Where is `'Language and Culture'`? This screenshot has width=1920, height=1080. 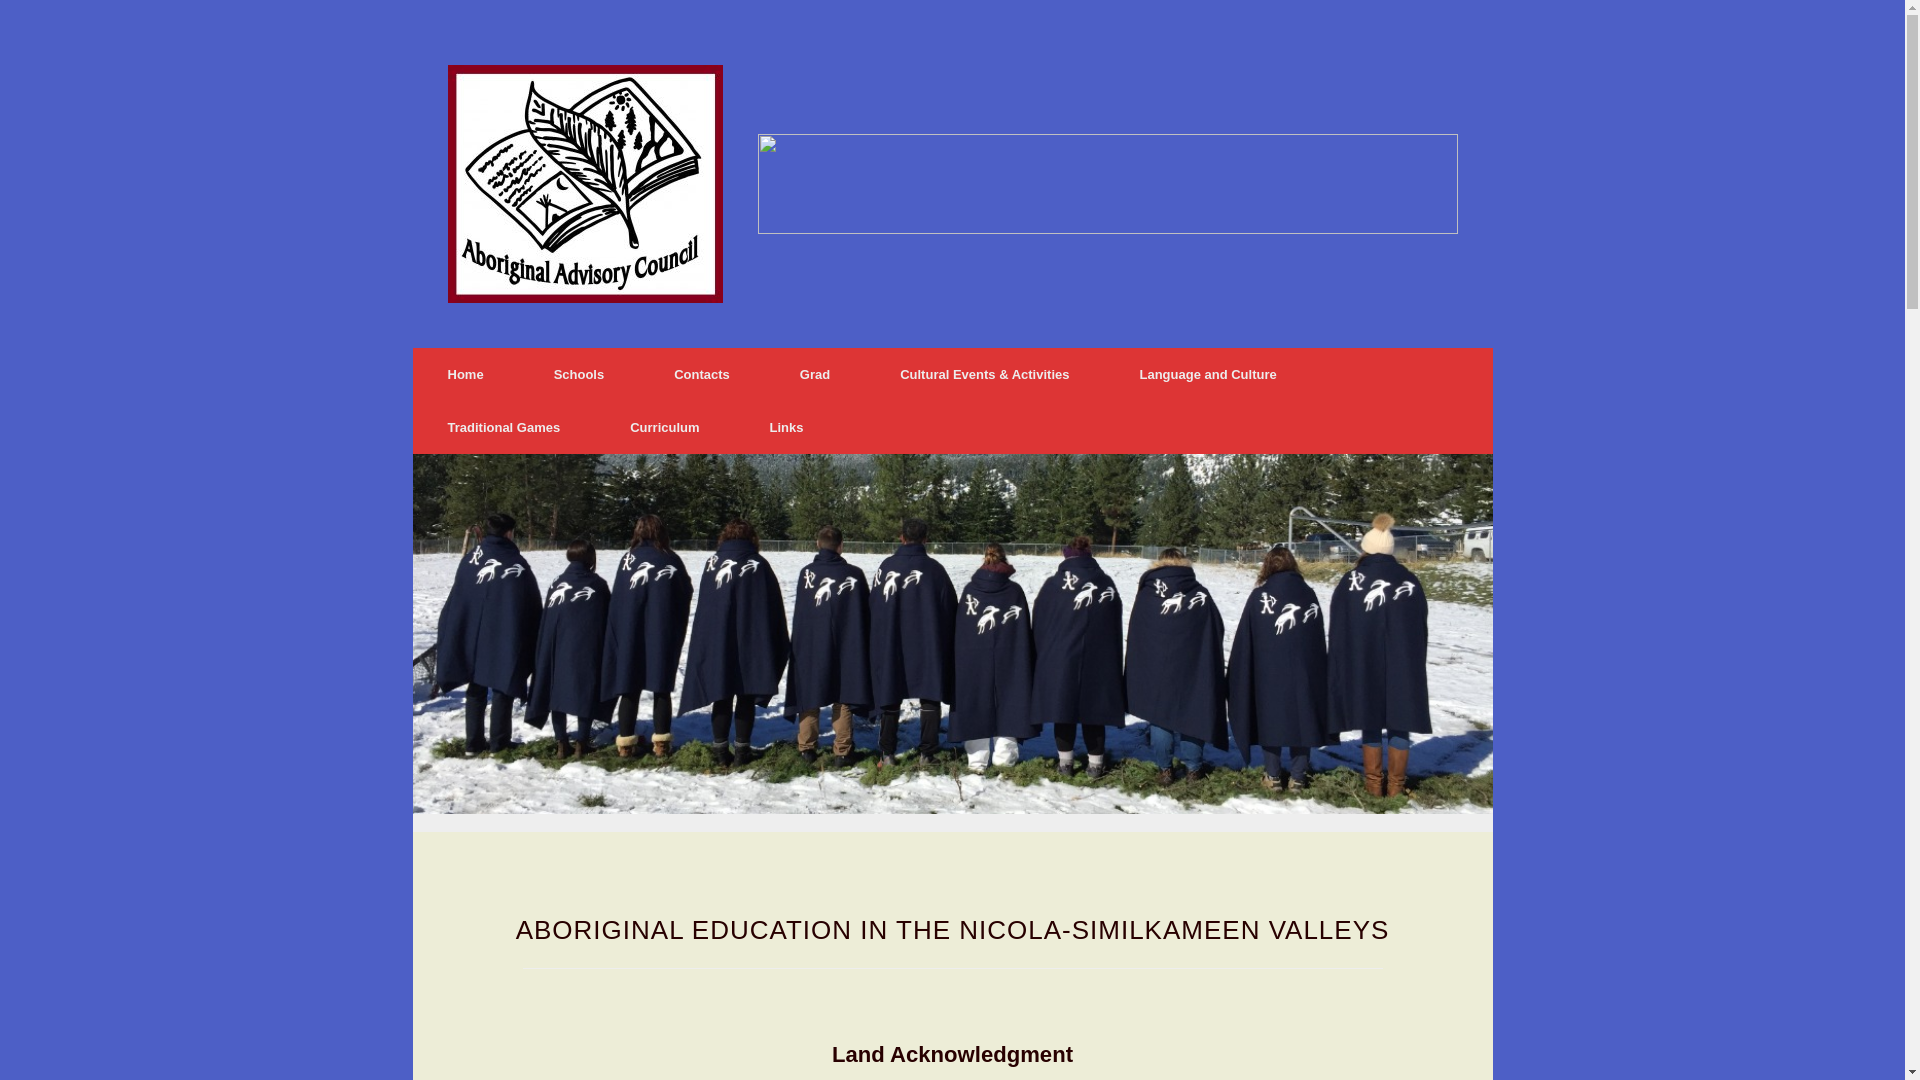
'Language and Culture' is located at coordinates (1206, 374).